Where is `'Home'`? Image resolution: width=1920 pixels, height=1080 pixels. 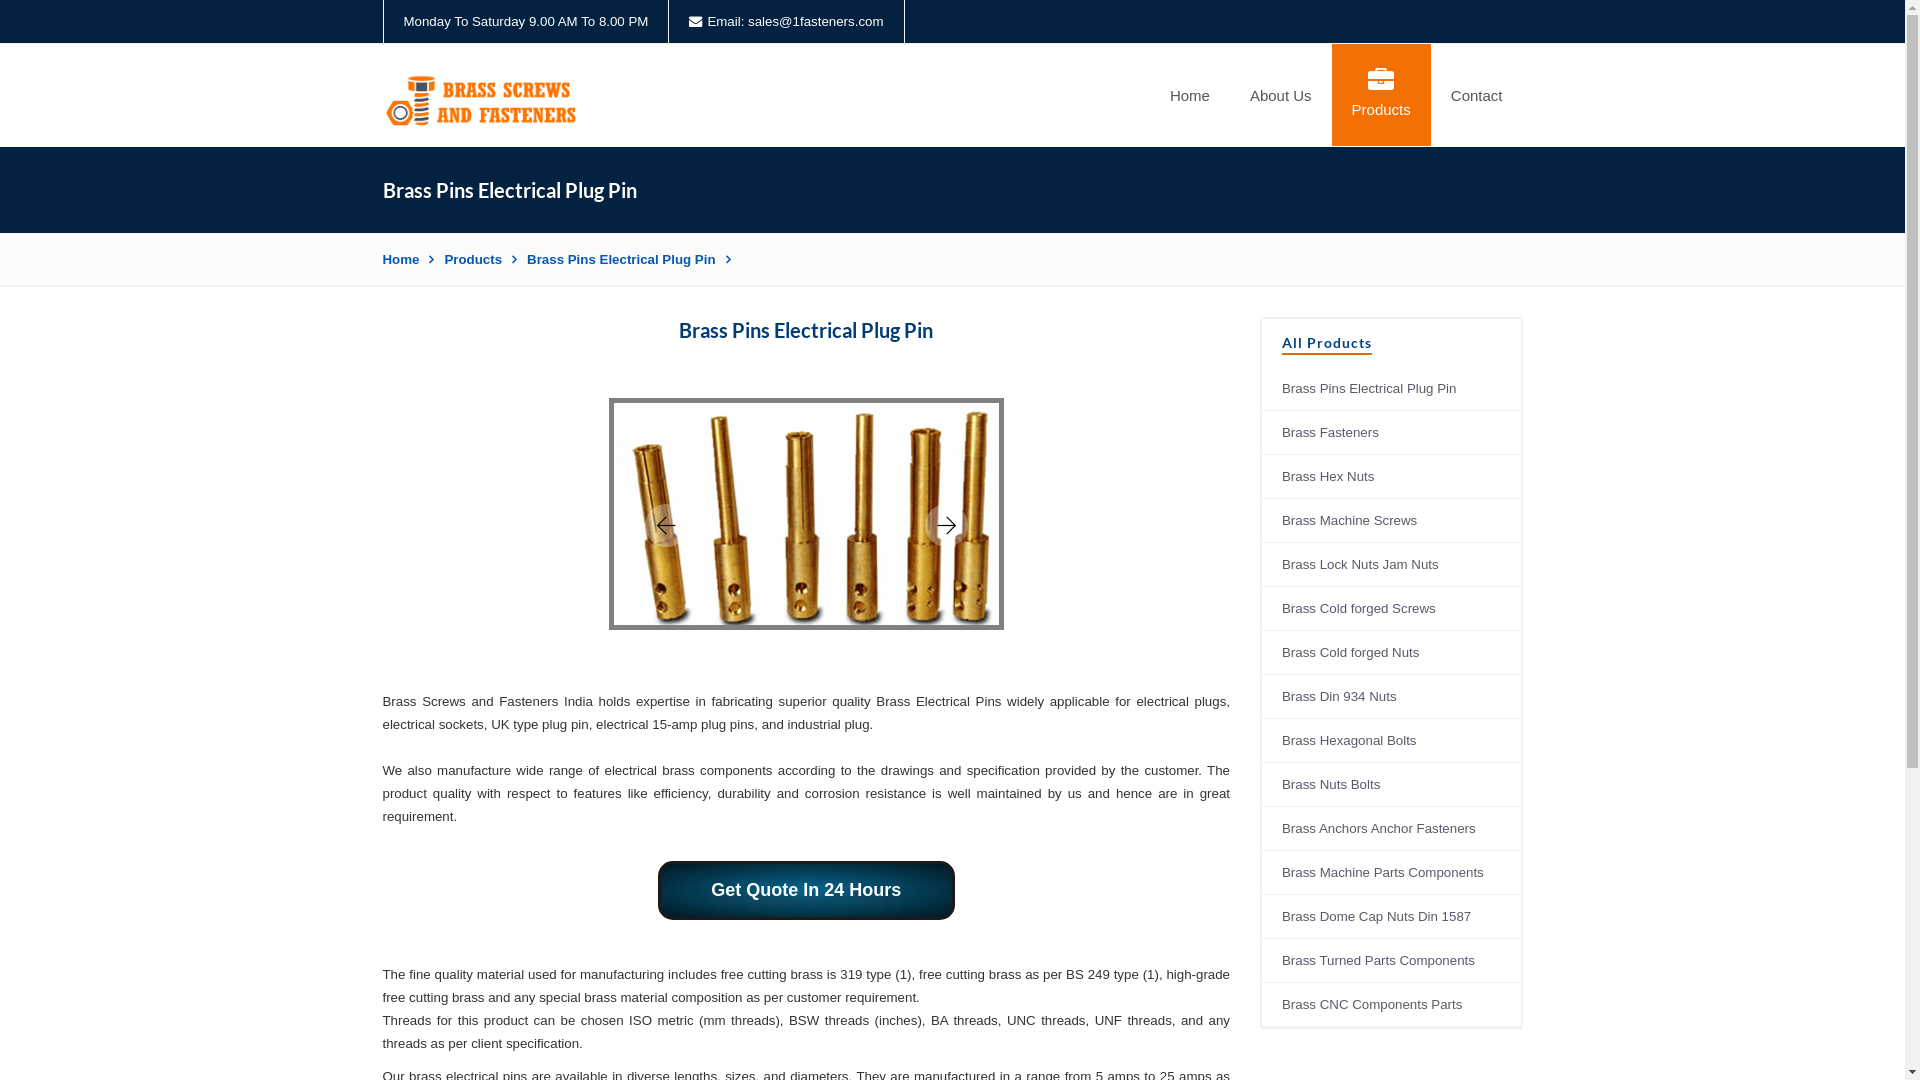 'Home' is located at coordinates (407, 258).